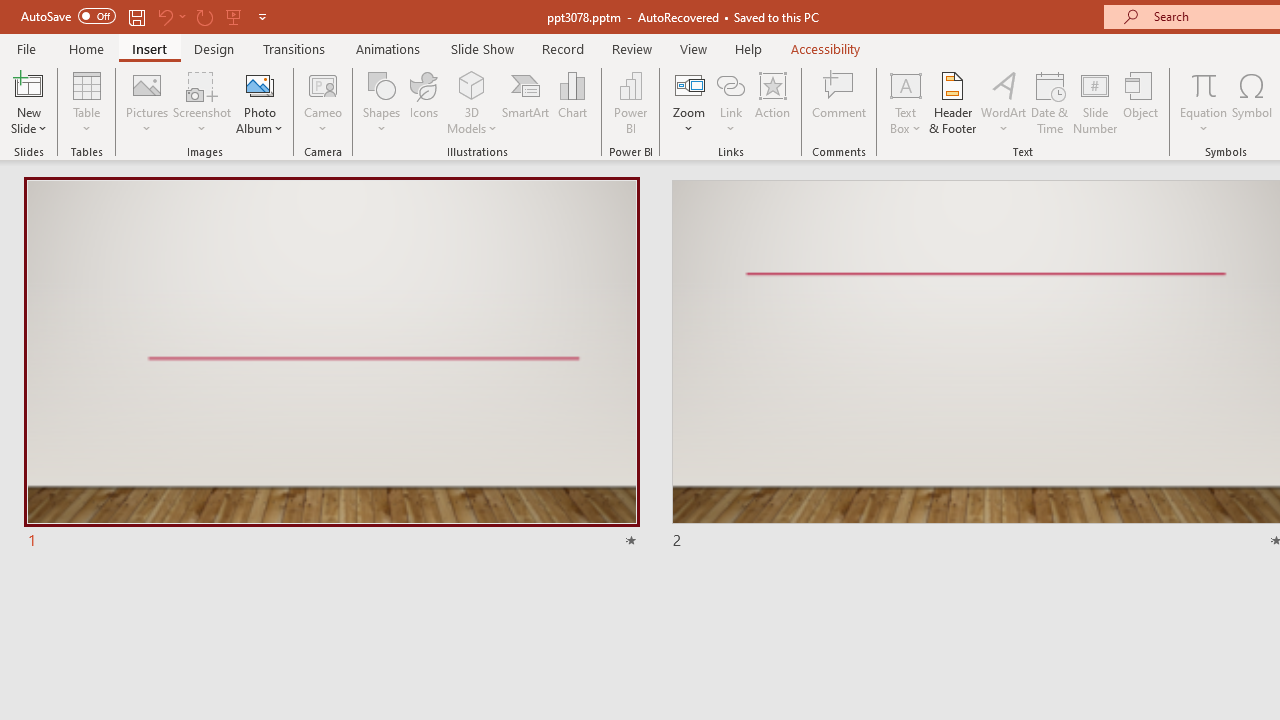 Image resolution: width=1280 pixels, height=720 pixels. Describe the element at coordinates (526, 103) in the screenshot. I see `'SmartArt...'` at that location.